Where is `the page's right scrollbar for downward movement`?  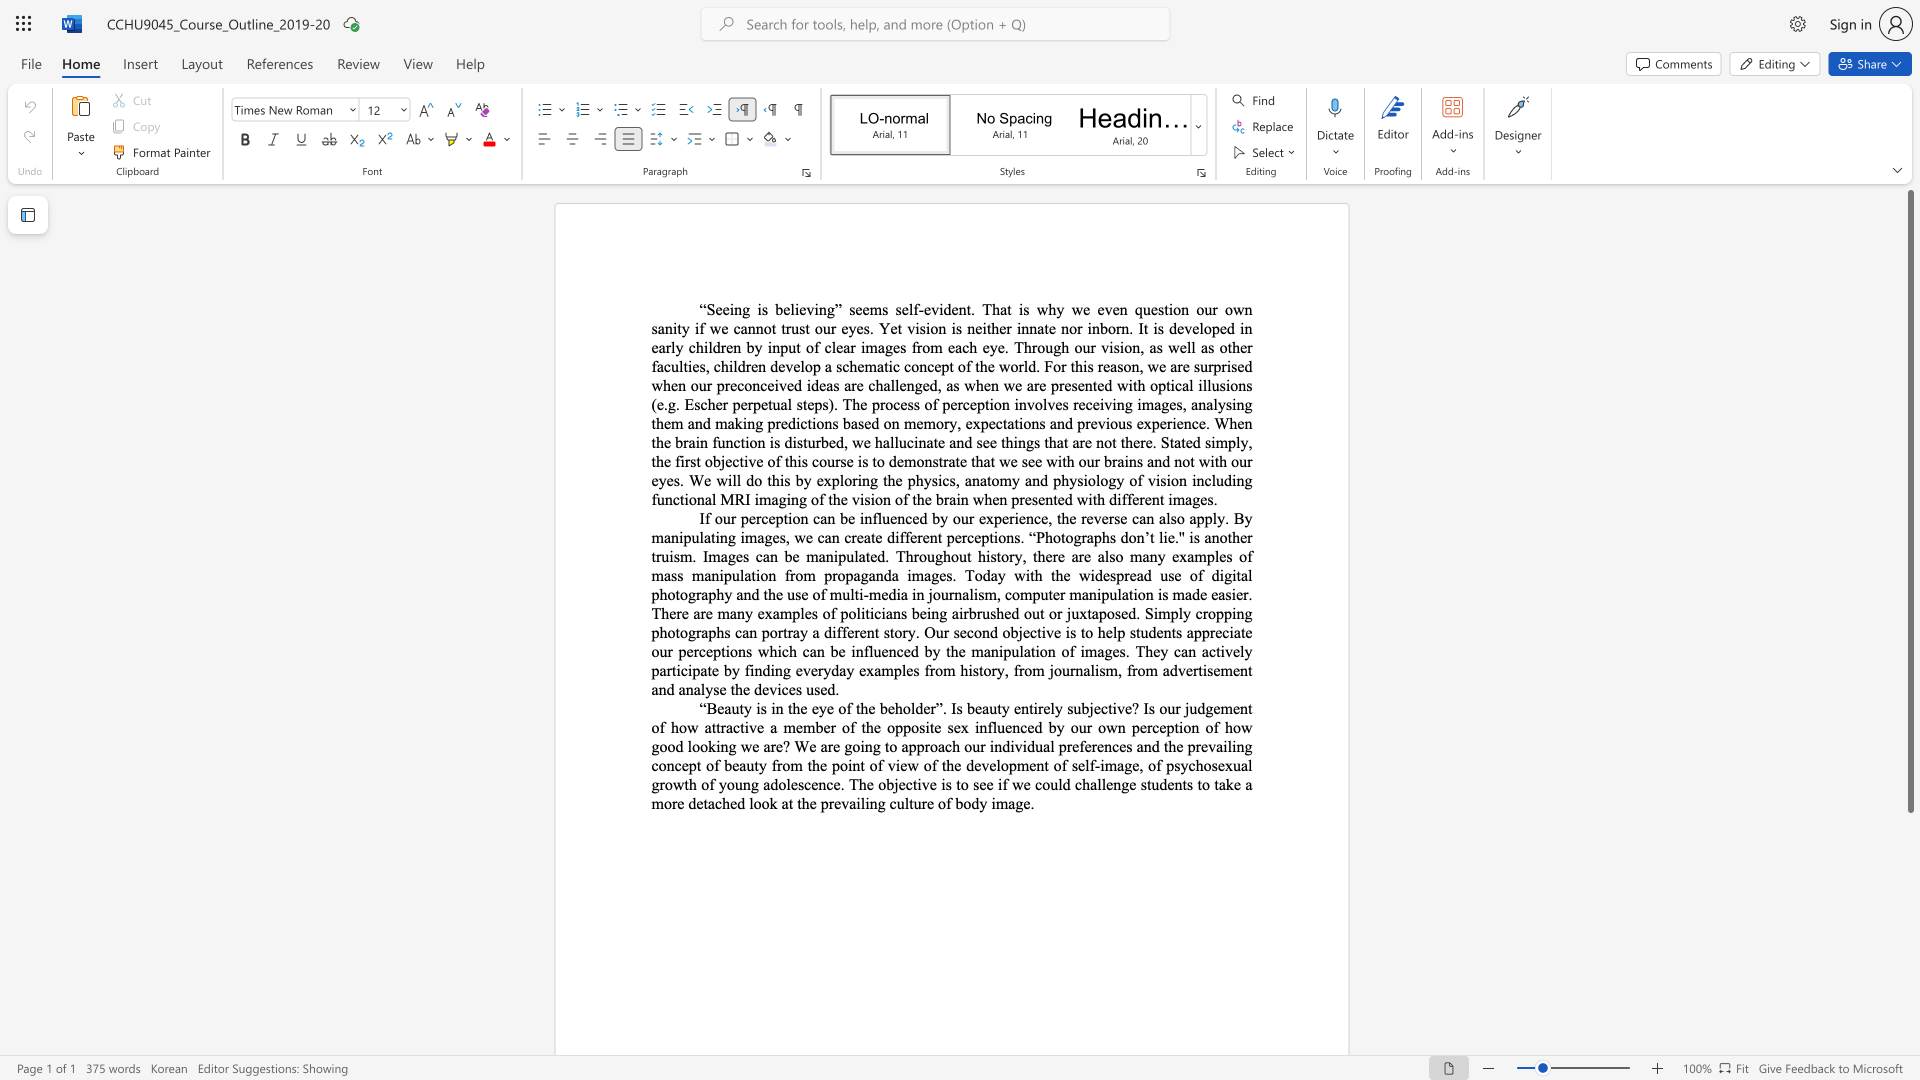
the page's right scrollbar for downward movement is located at coordinates (1909, 840).